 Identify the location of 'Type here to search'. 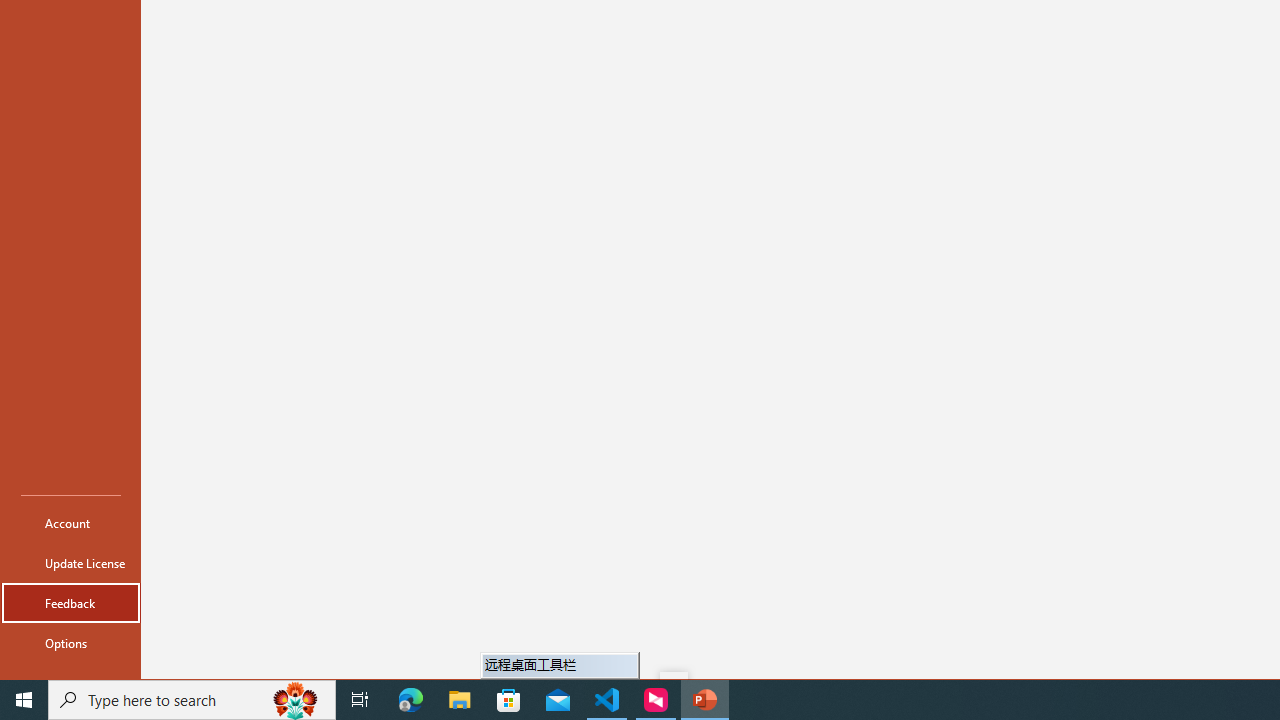
(192, 698).